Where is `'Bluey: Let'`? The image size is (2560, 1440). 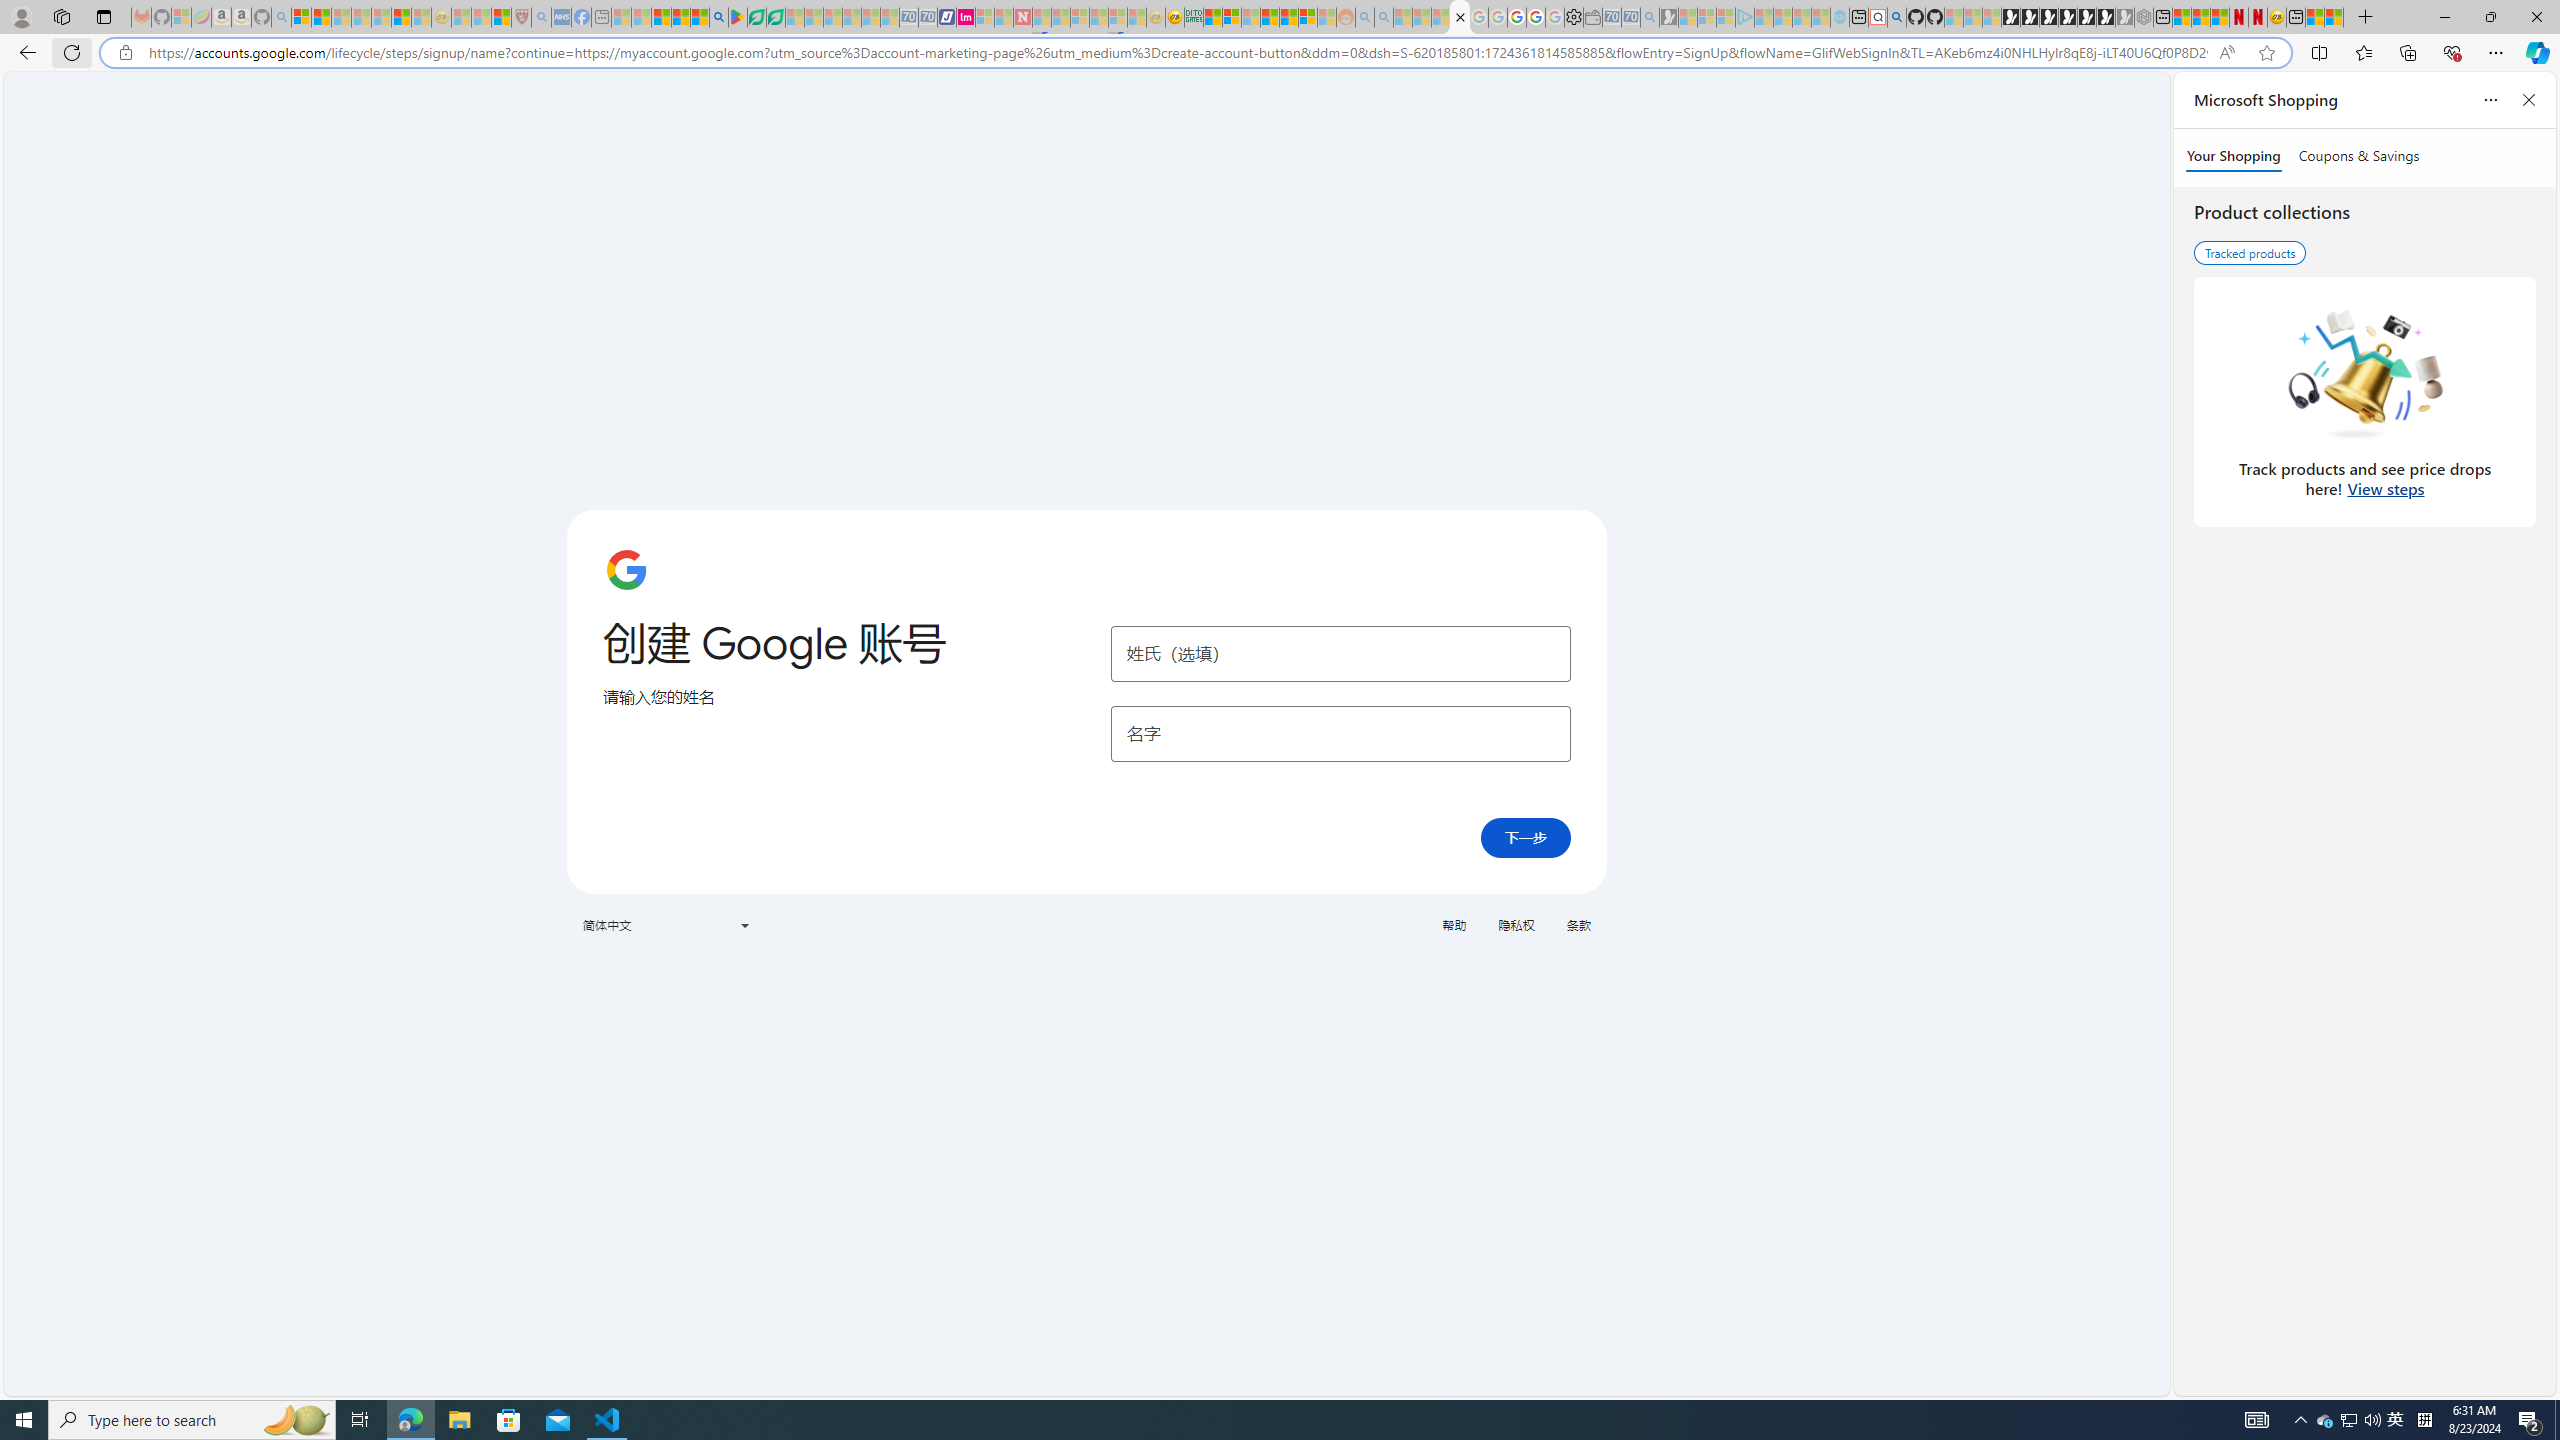 'Bluey: Let' is located at coordinates (737, 16).